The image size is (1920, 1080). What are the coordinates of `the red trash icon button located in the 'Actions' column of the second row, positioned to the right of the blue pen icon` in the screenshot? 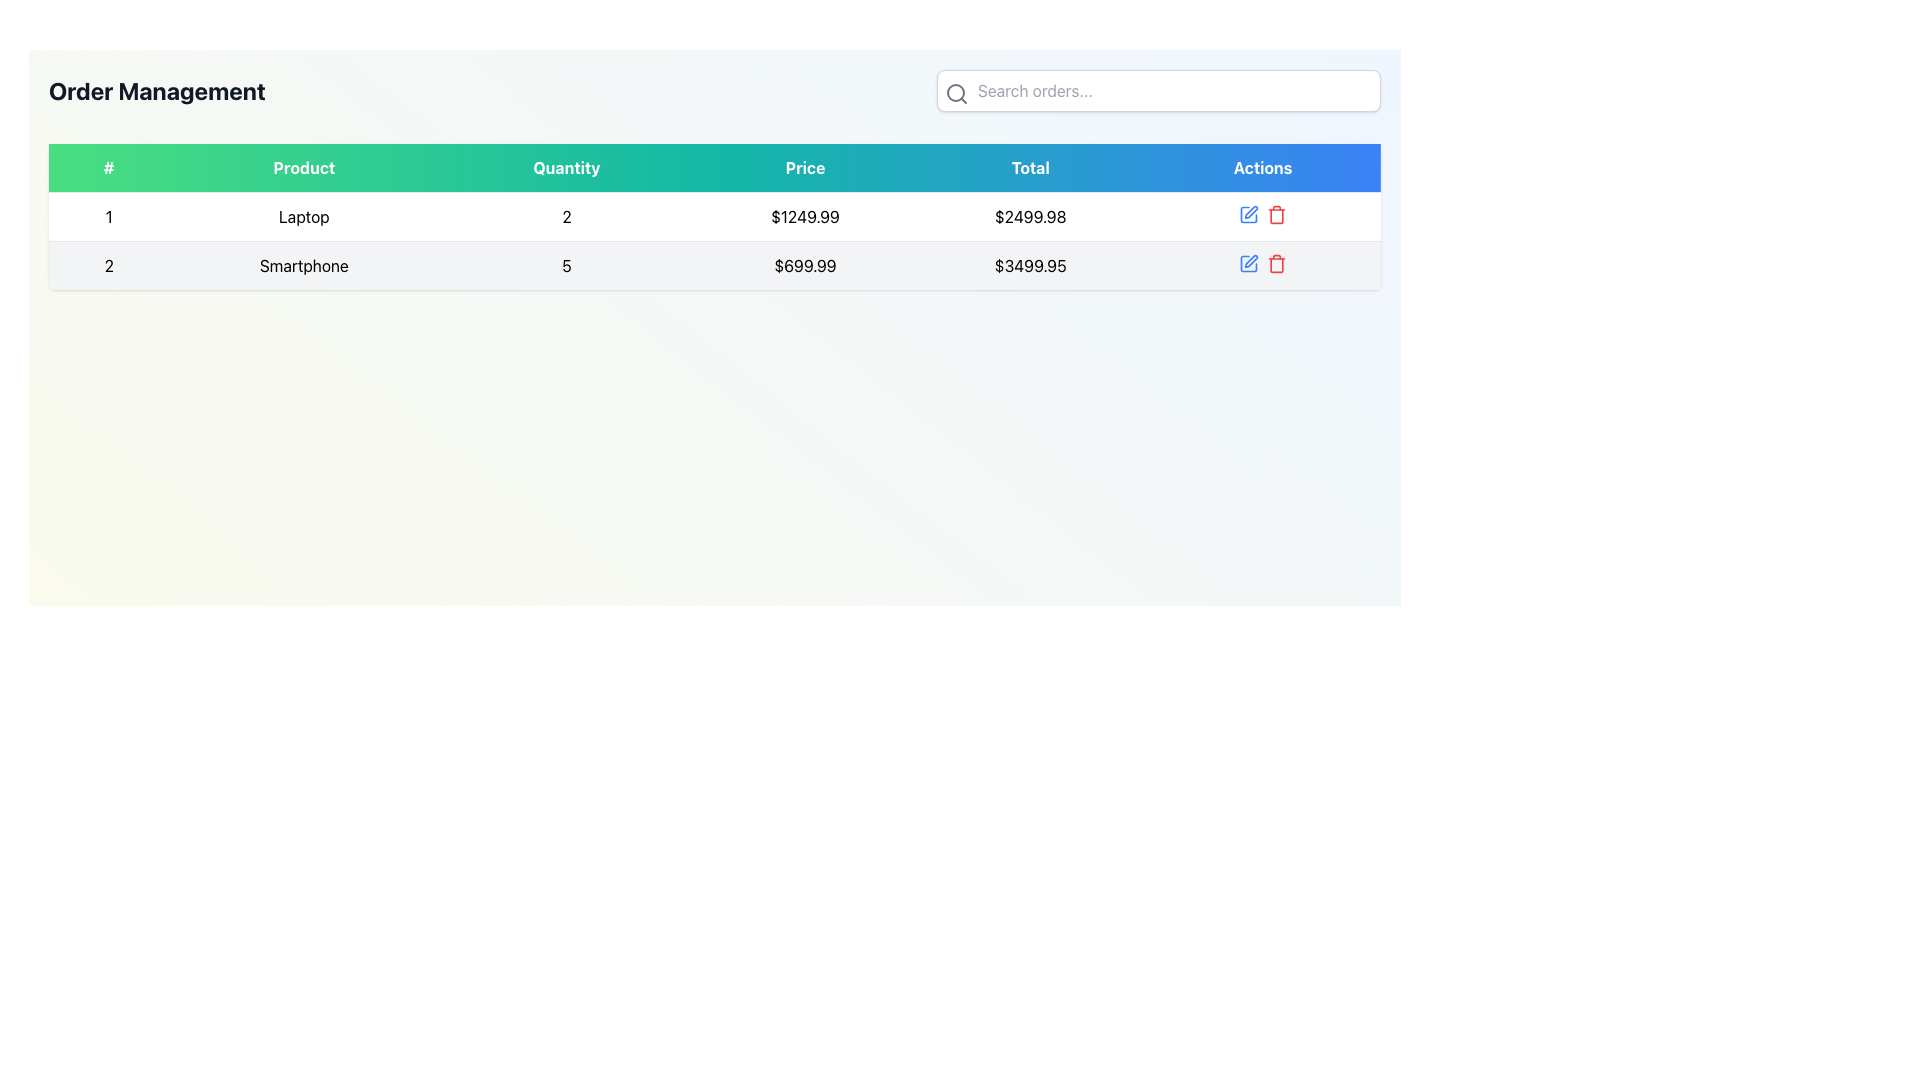 It's located at (1275, 215).